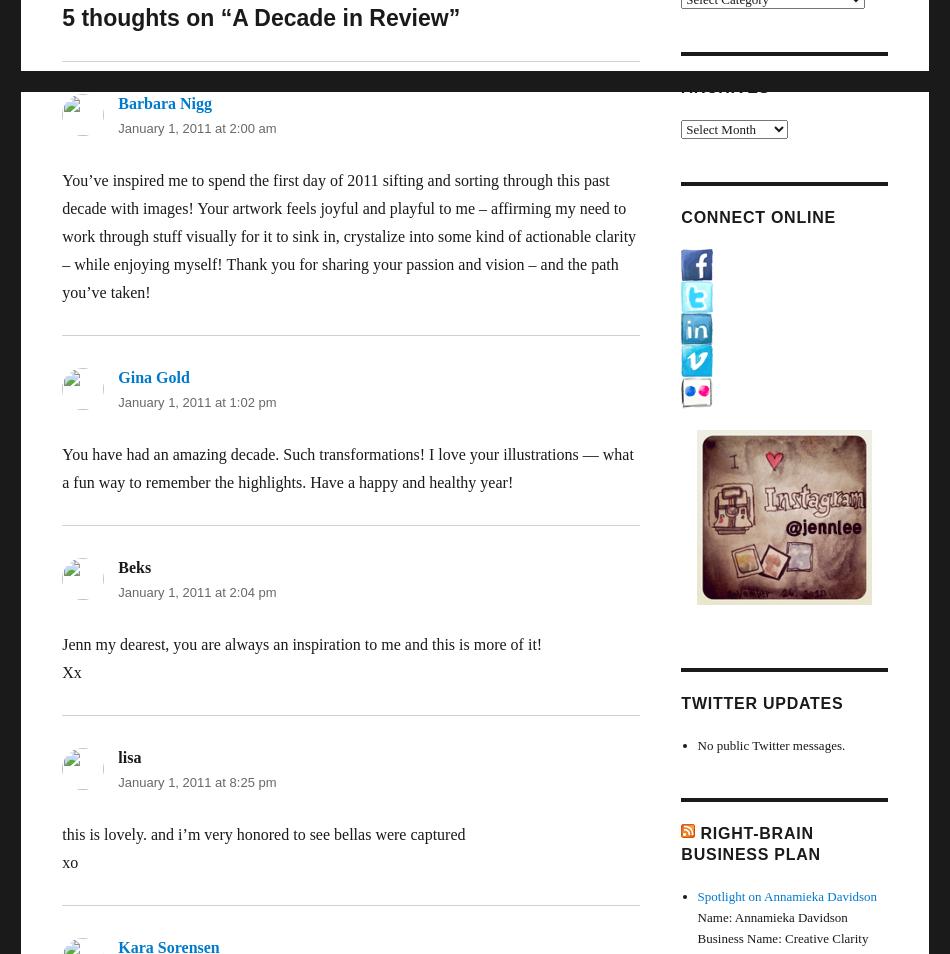 This screenshot has height=954, width=950. Describe the element at coordinates (346, 468) in the screenshot. I see `'You have had an amazing decade. Such transformations!  I love your  illustrations — what a fun way to remember the highlights.  Have a happy and healthy year!'` at that location.